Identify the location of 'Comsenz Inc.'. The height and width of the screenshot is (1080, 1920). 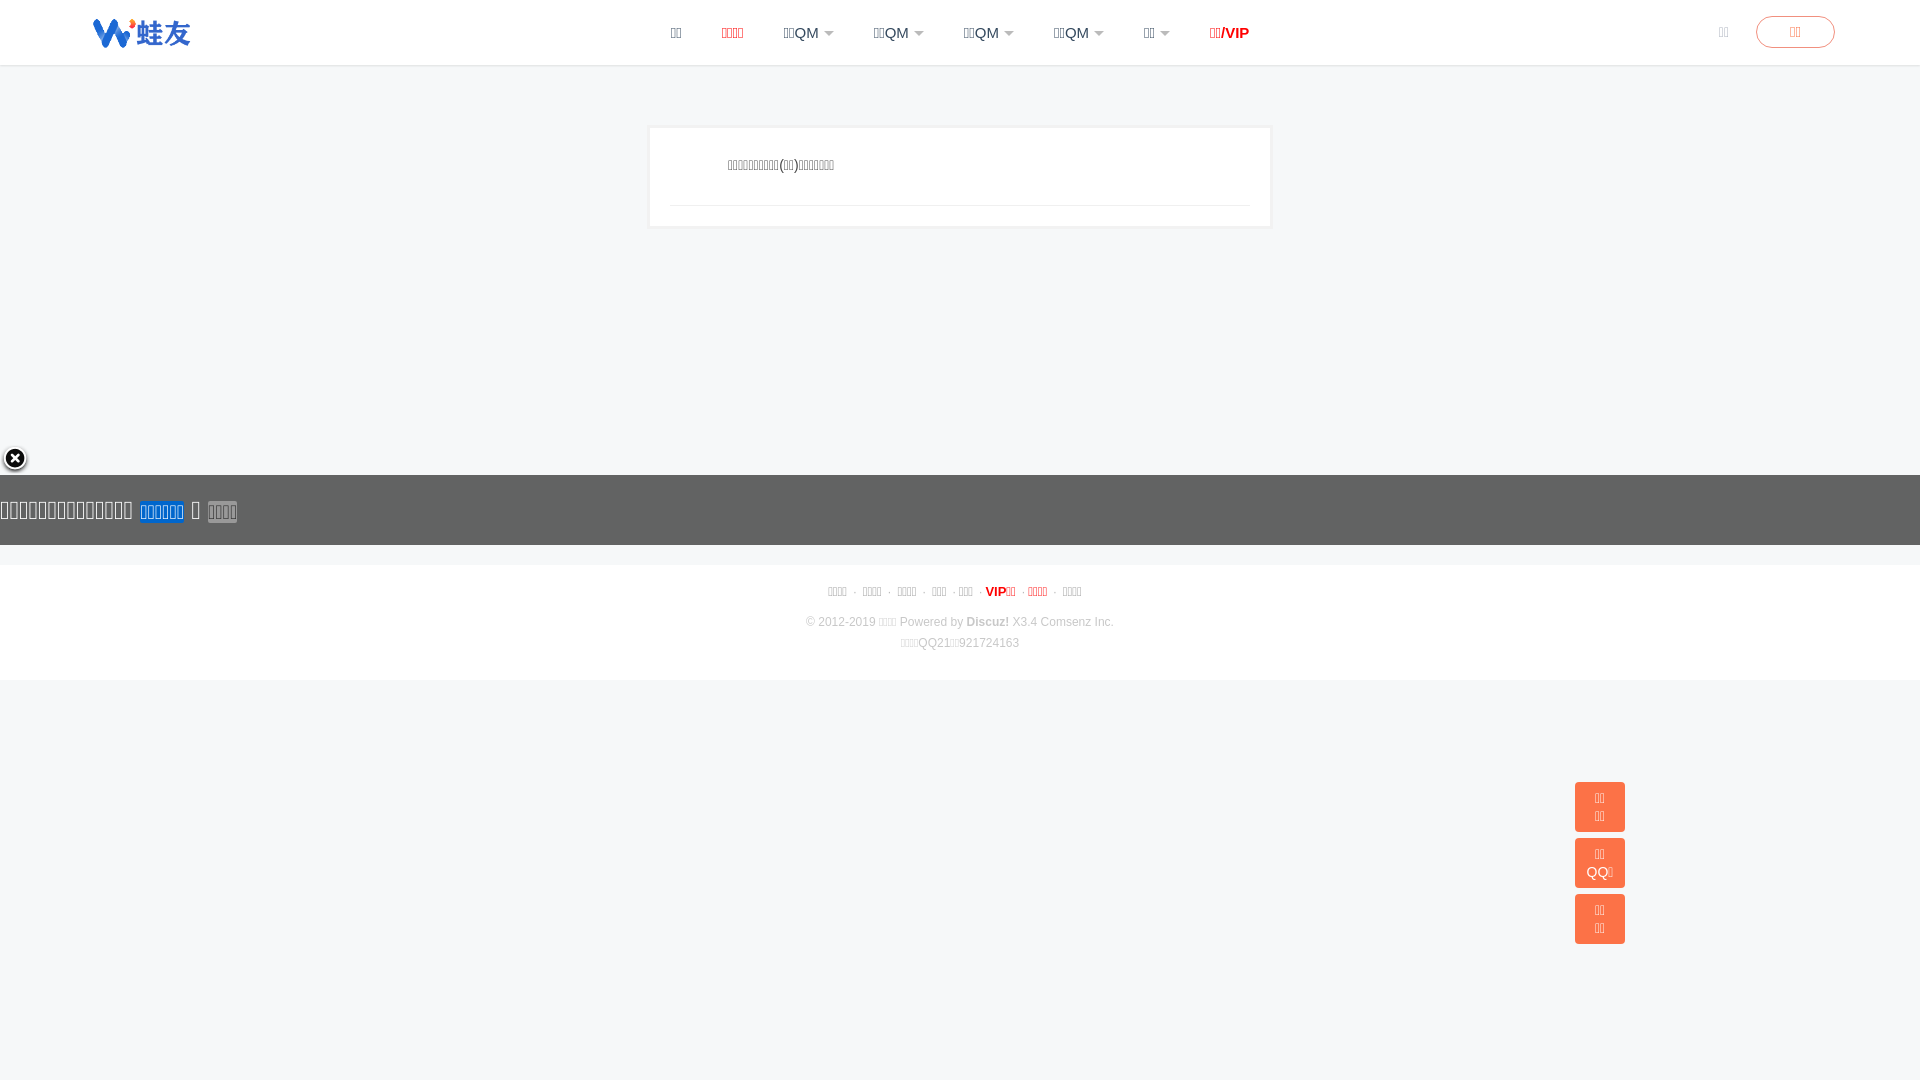
(1076, 620).